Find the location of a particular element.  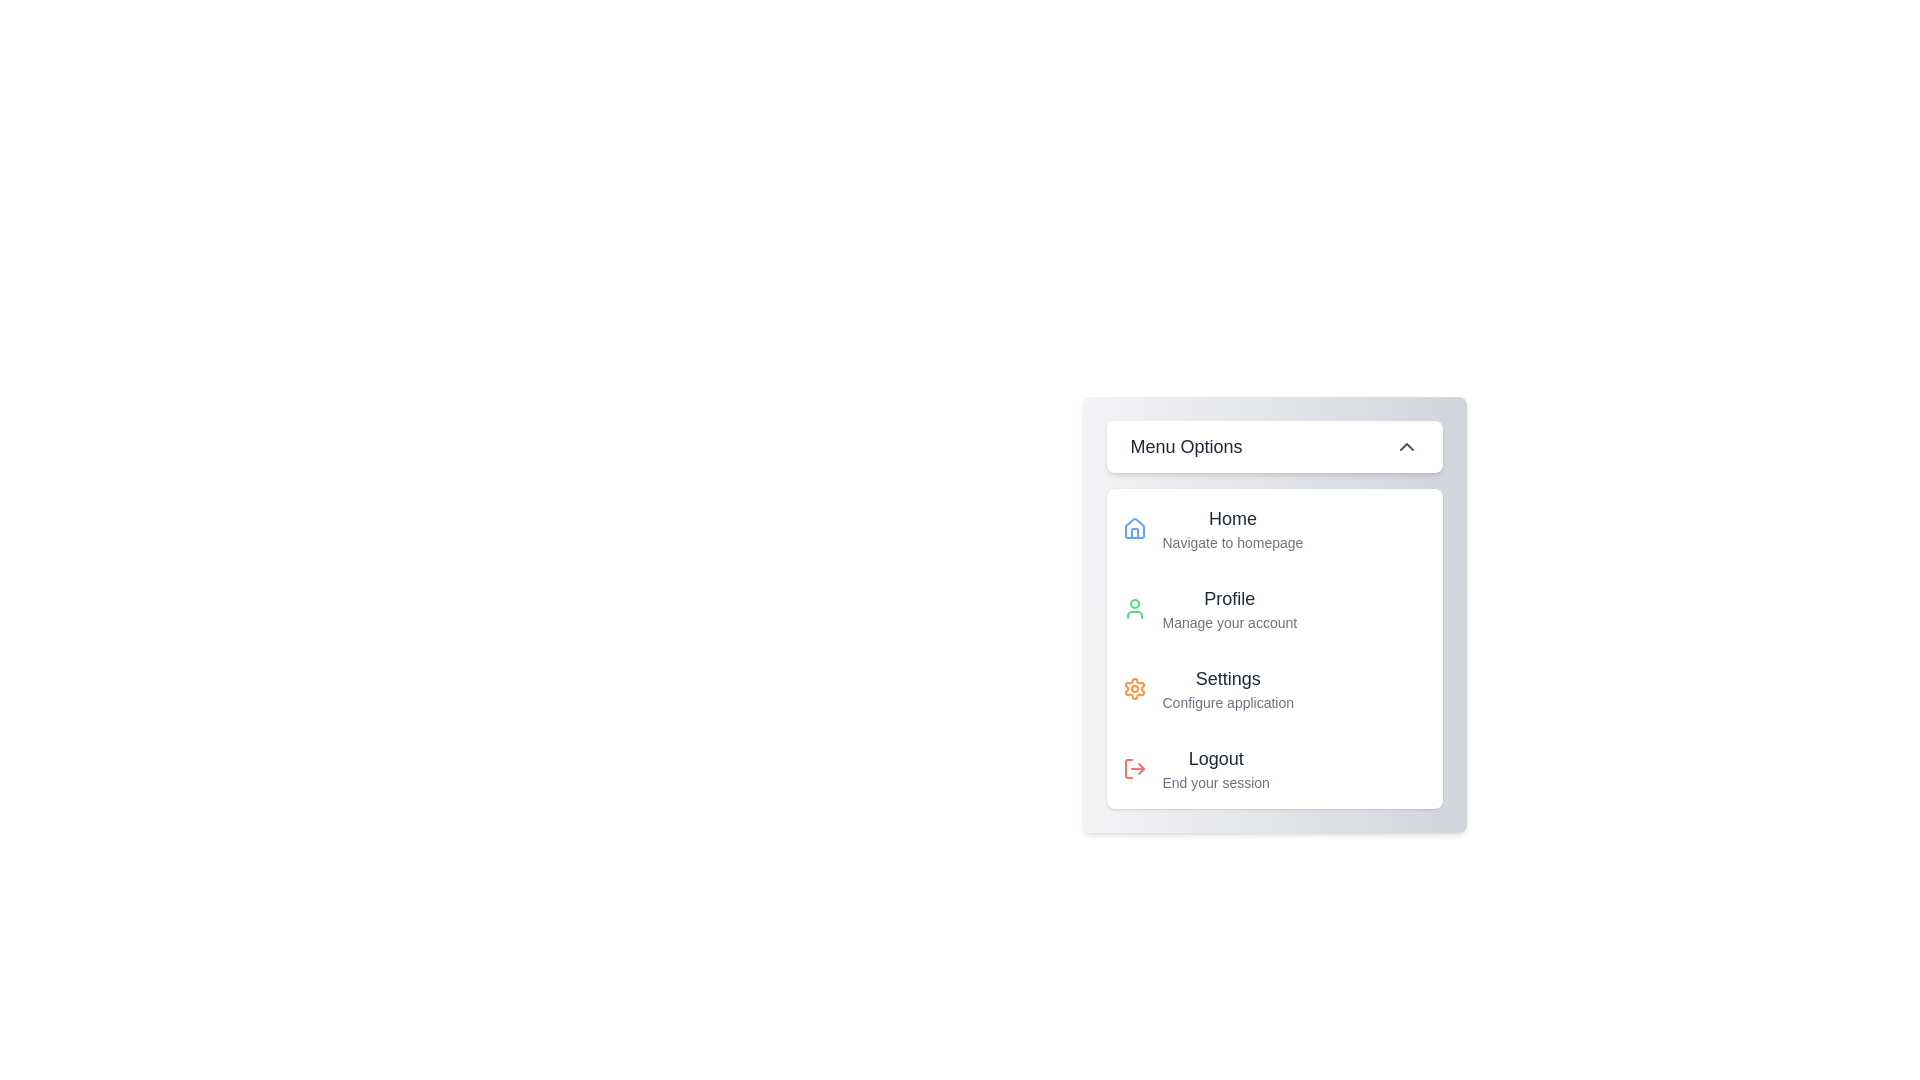

the homepage navigation icon, which is the first icon in the vertically-aligned menu is located at coordinates (1134, 527).